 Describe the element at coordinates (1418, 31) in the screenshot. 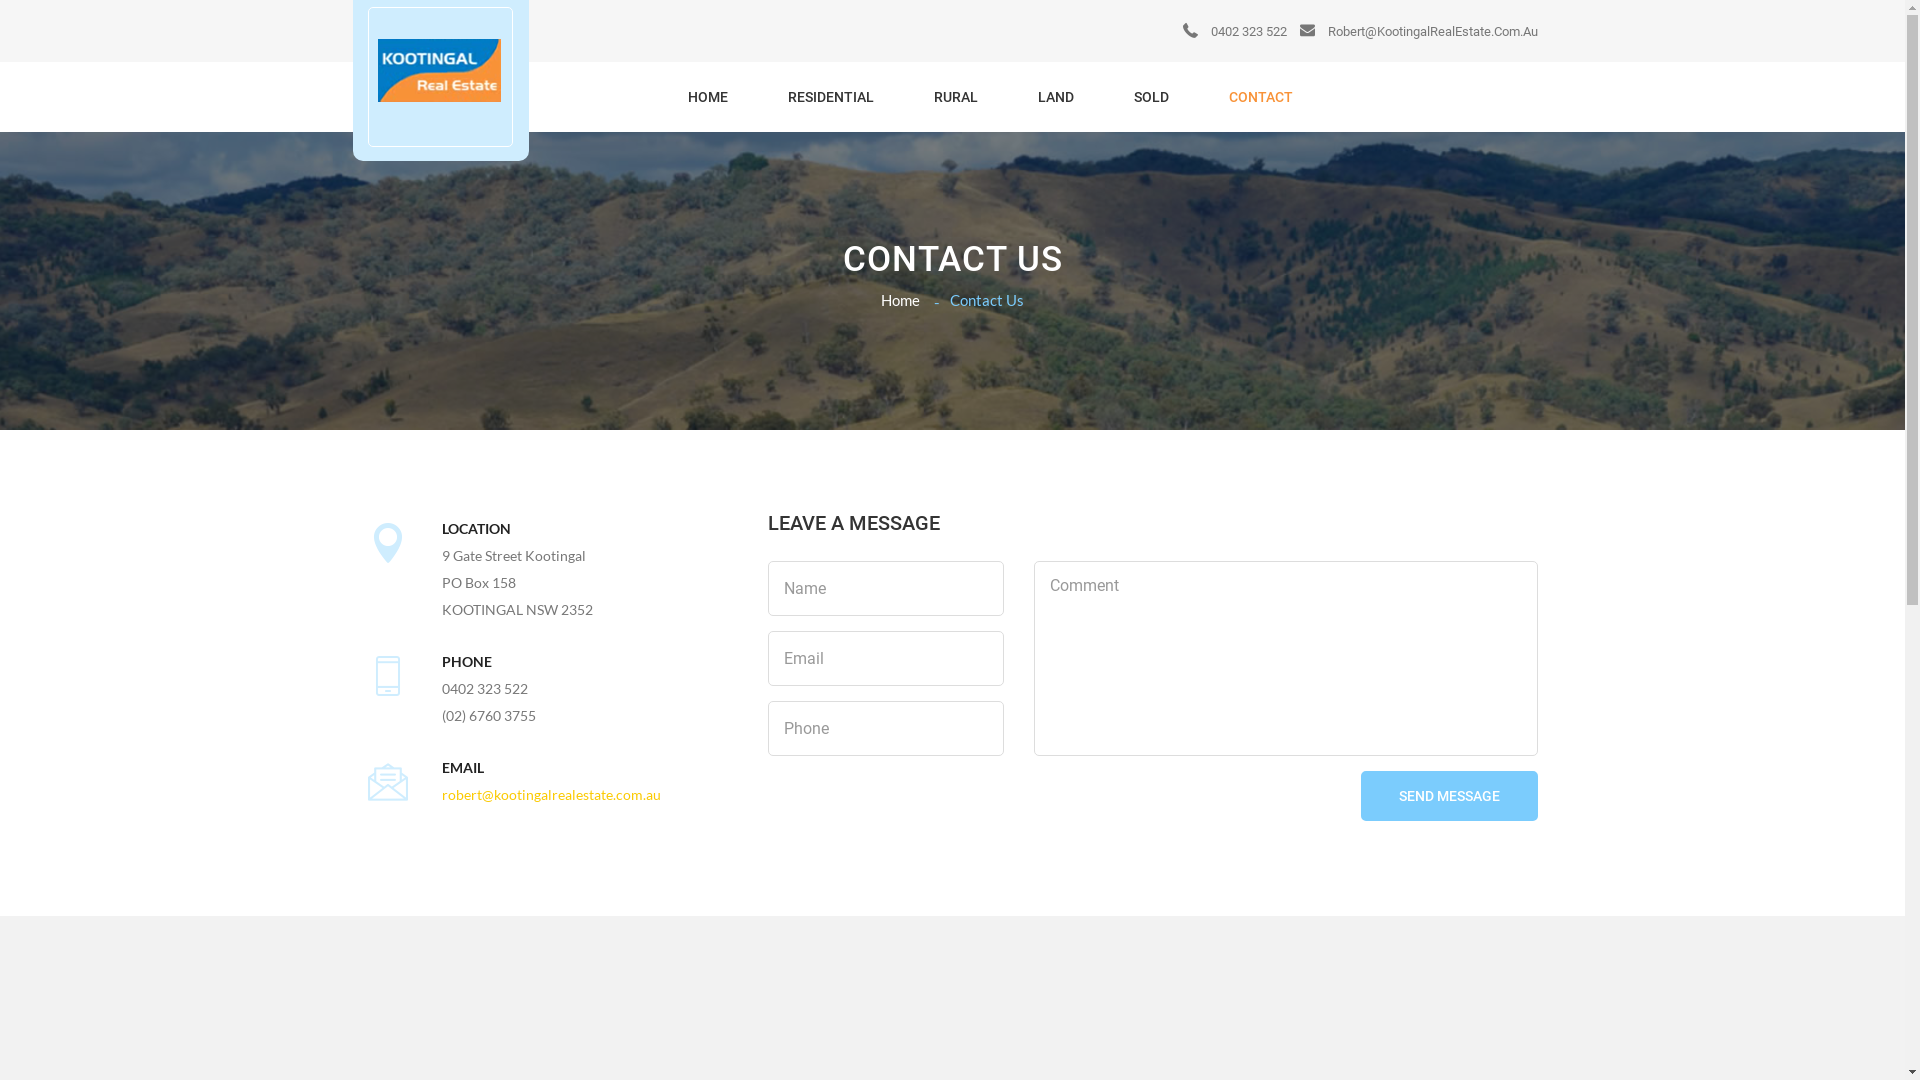

I see `'Robert@KootingalRealEstate.Com.Au'` at that location.